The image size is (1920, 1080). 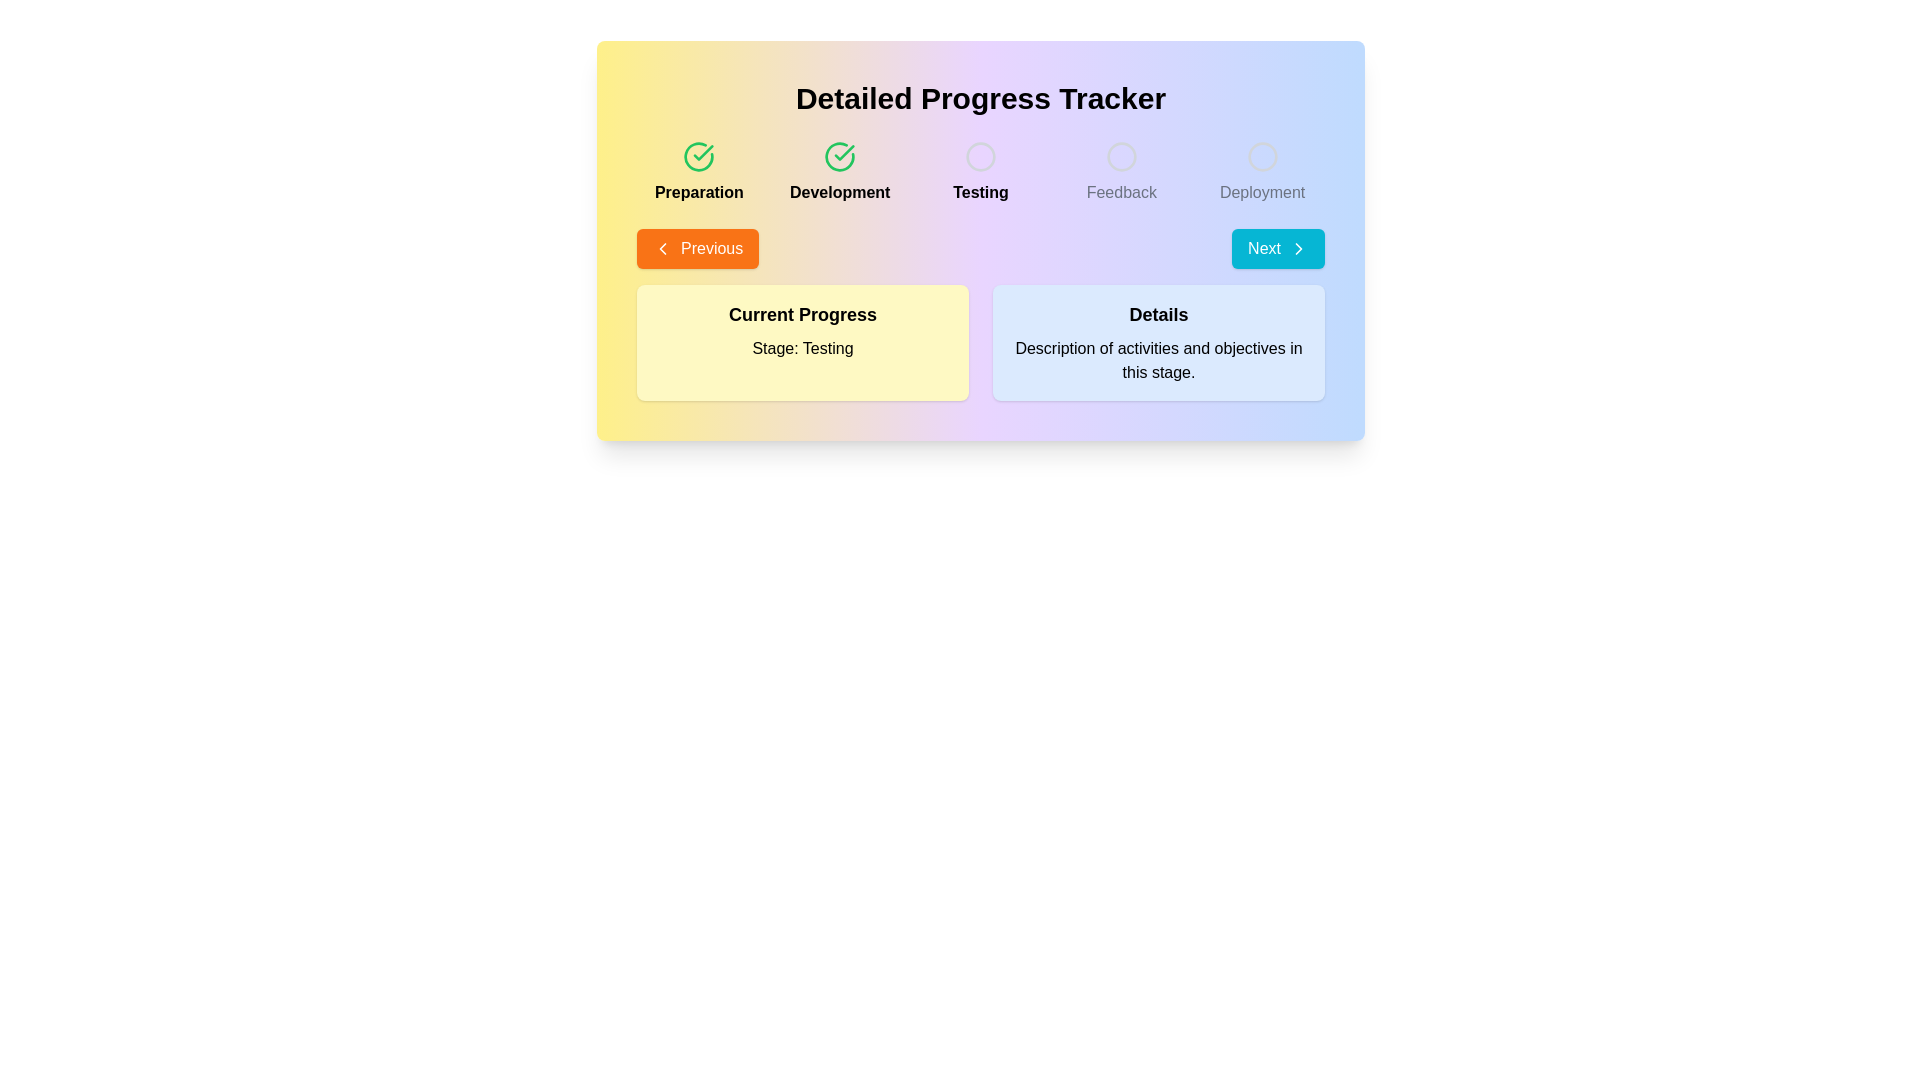 What do you see at coordinates (699, 192) in the screenshot?
I see `text label displaying 'Preparation' which is styled with a bold font and is located below a green checkmark icon in the progress tracker interface` at bounding box center [699, 192].